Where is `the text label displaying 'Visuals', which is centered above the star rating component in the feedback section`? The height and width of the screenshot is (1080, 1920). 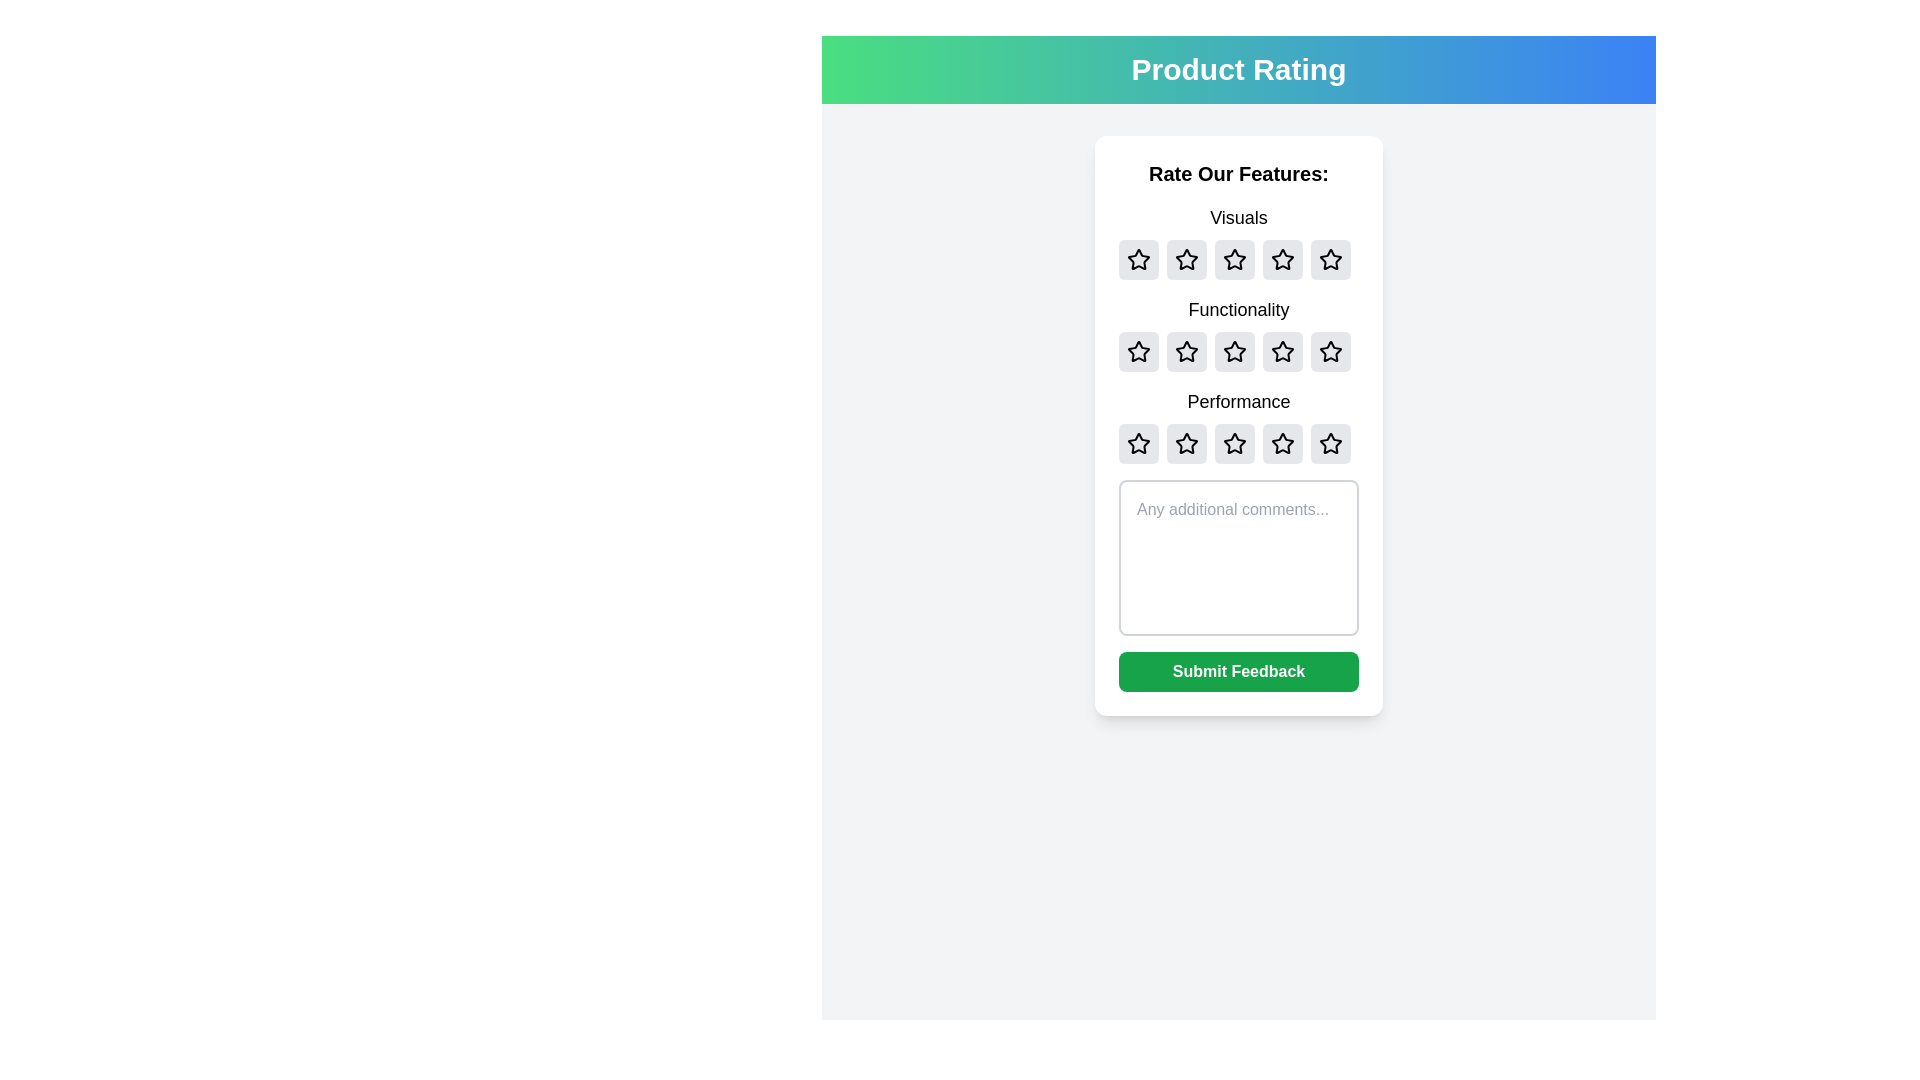
the text label displaying 'Visuals', which is centered above the star rating component in the feedback section is located at coordinates (1237, 218).